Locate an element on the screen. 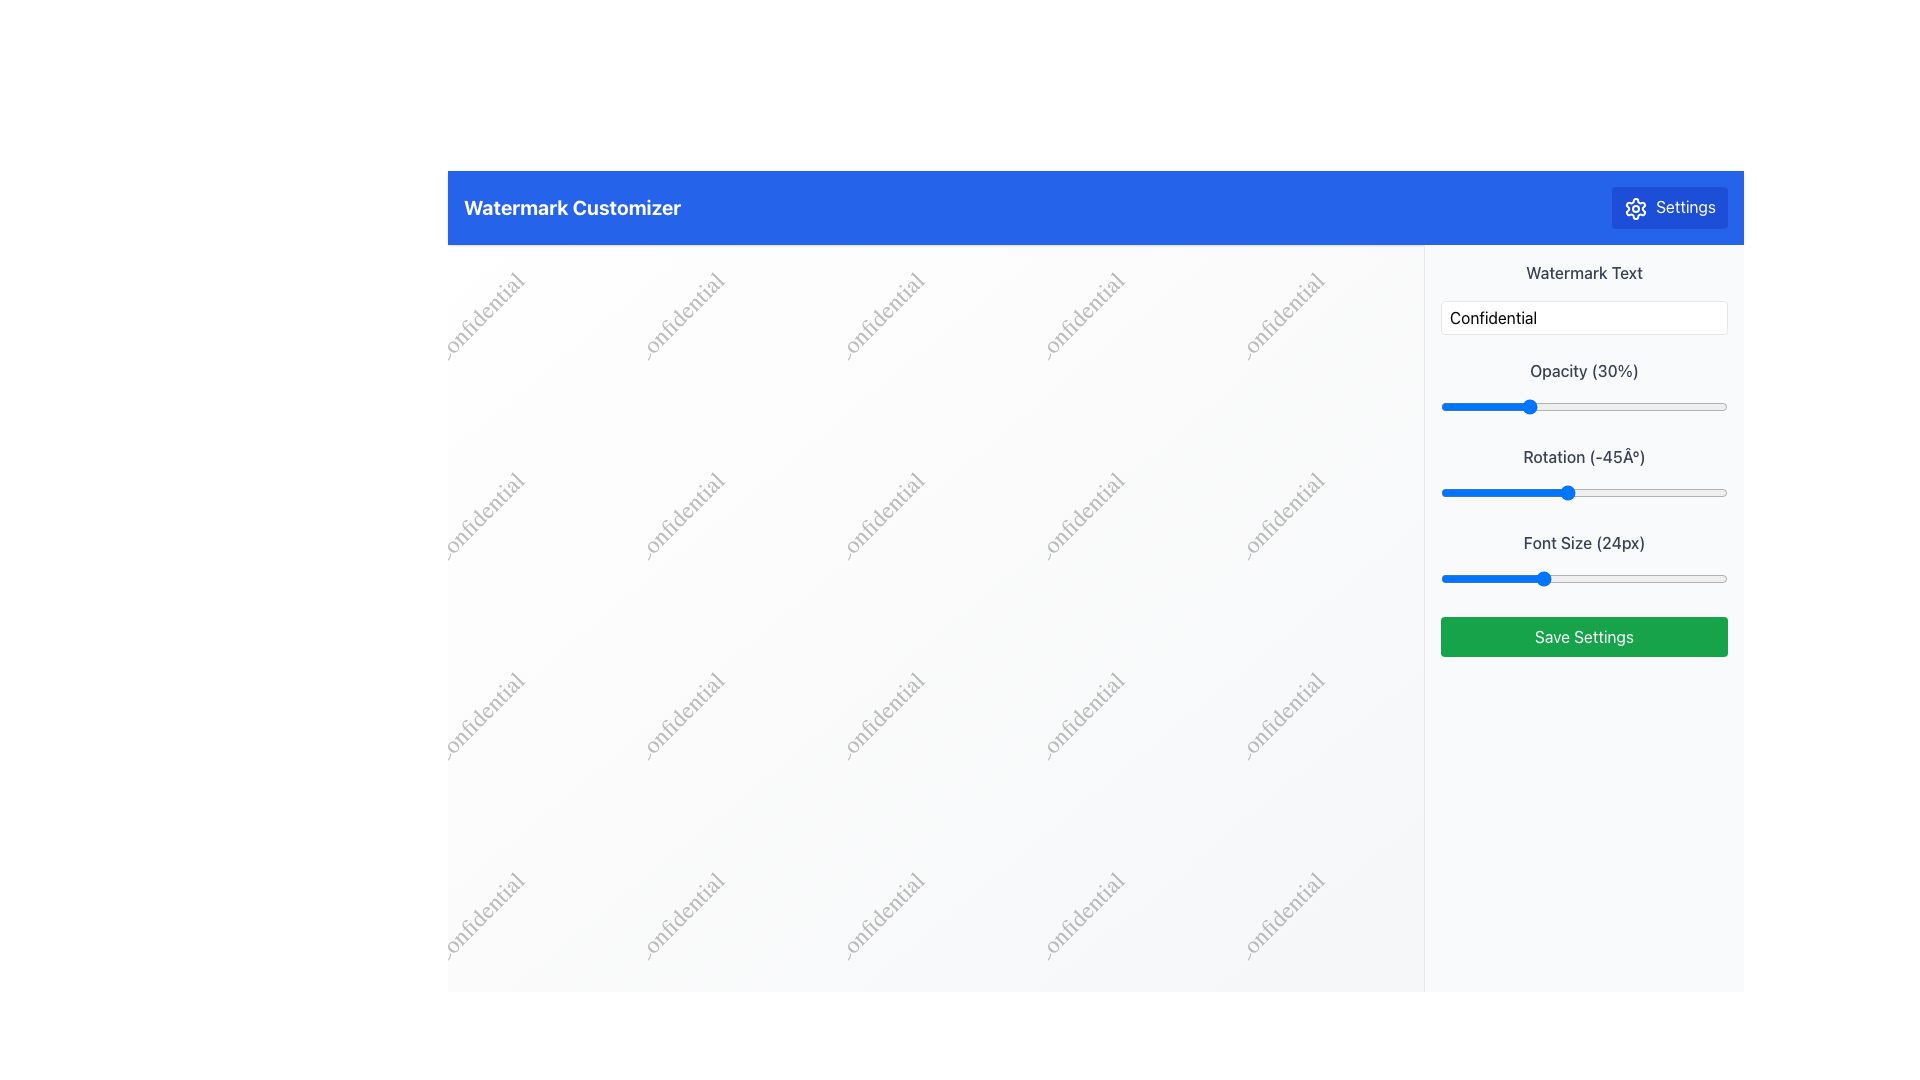 This screenshot has height=1080, width=1920. the font size slider is located at coordinates (1677, 578).